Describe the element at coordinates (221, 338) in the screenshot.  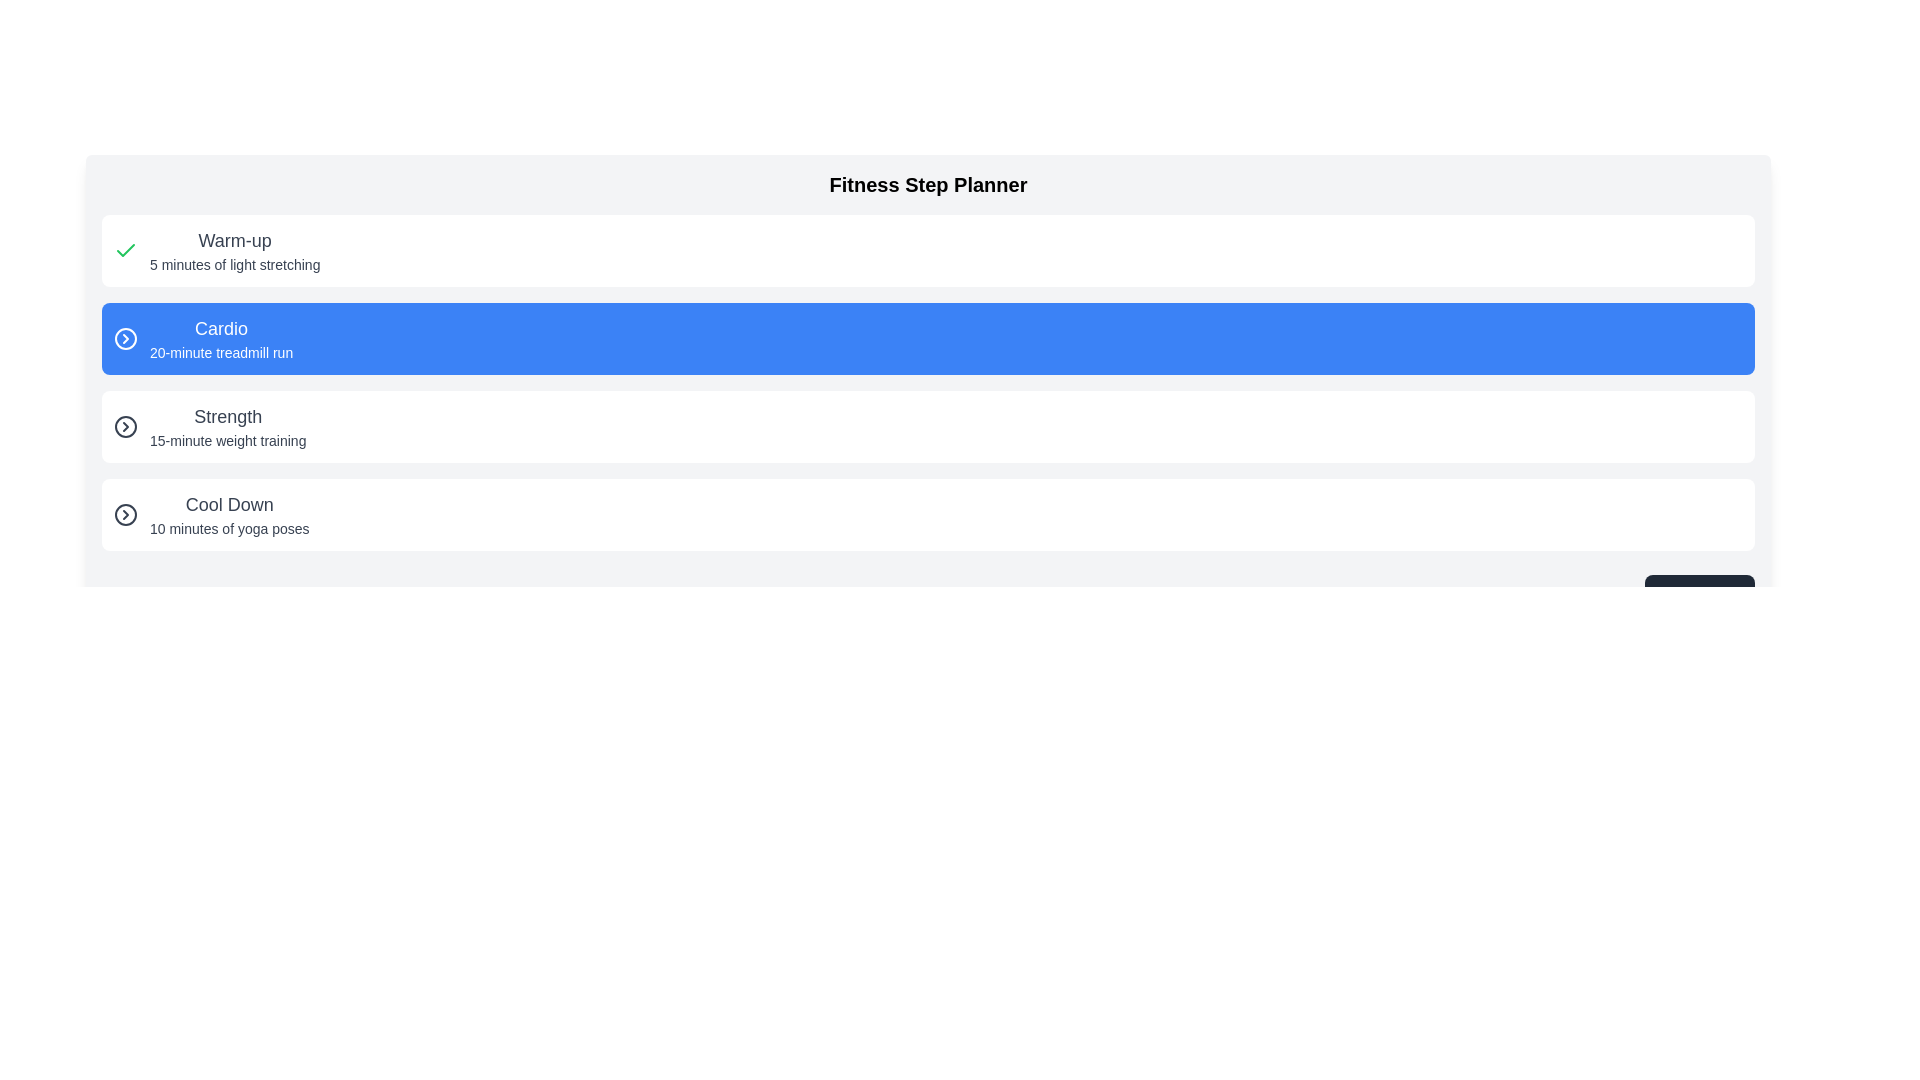
I see `the text component displaying 'Cardio' with a blue rounded background, which is the second item in a vertical list of exercise elements` at that location.